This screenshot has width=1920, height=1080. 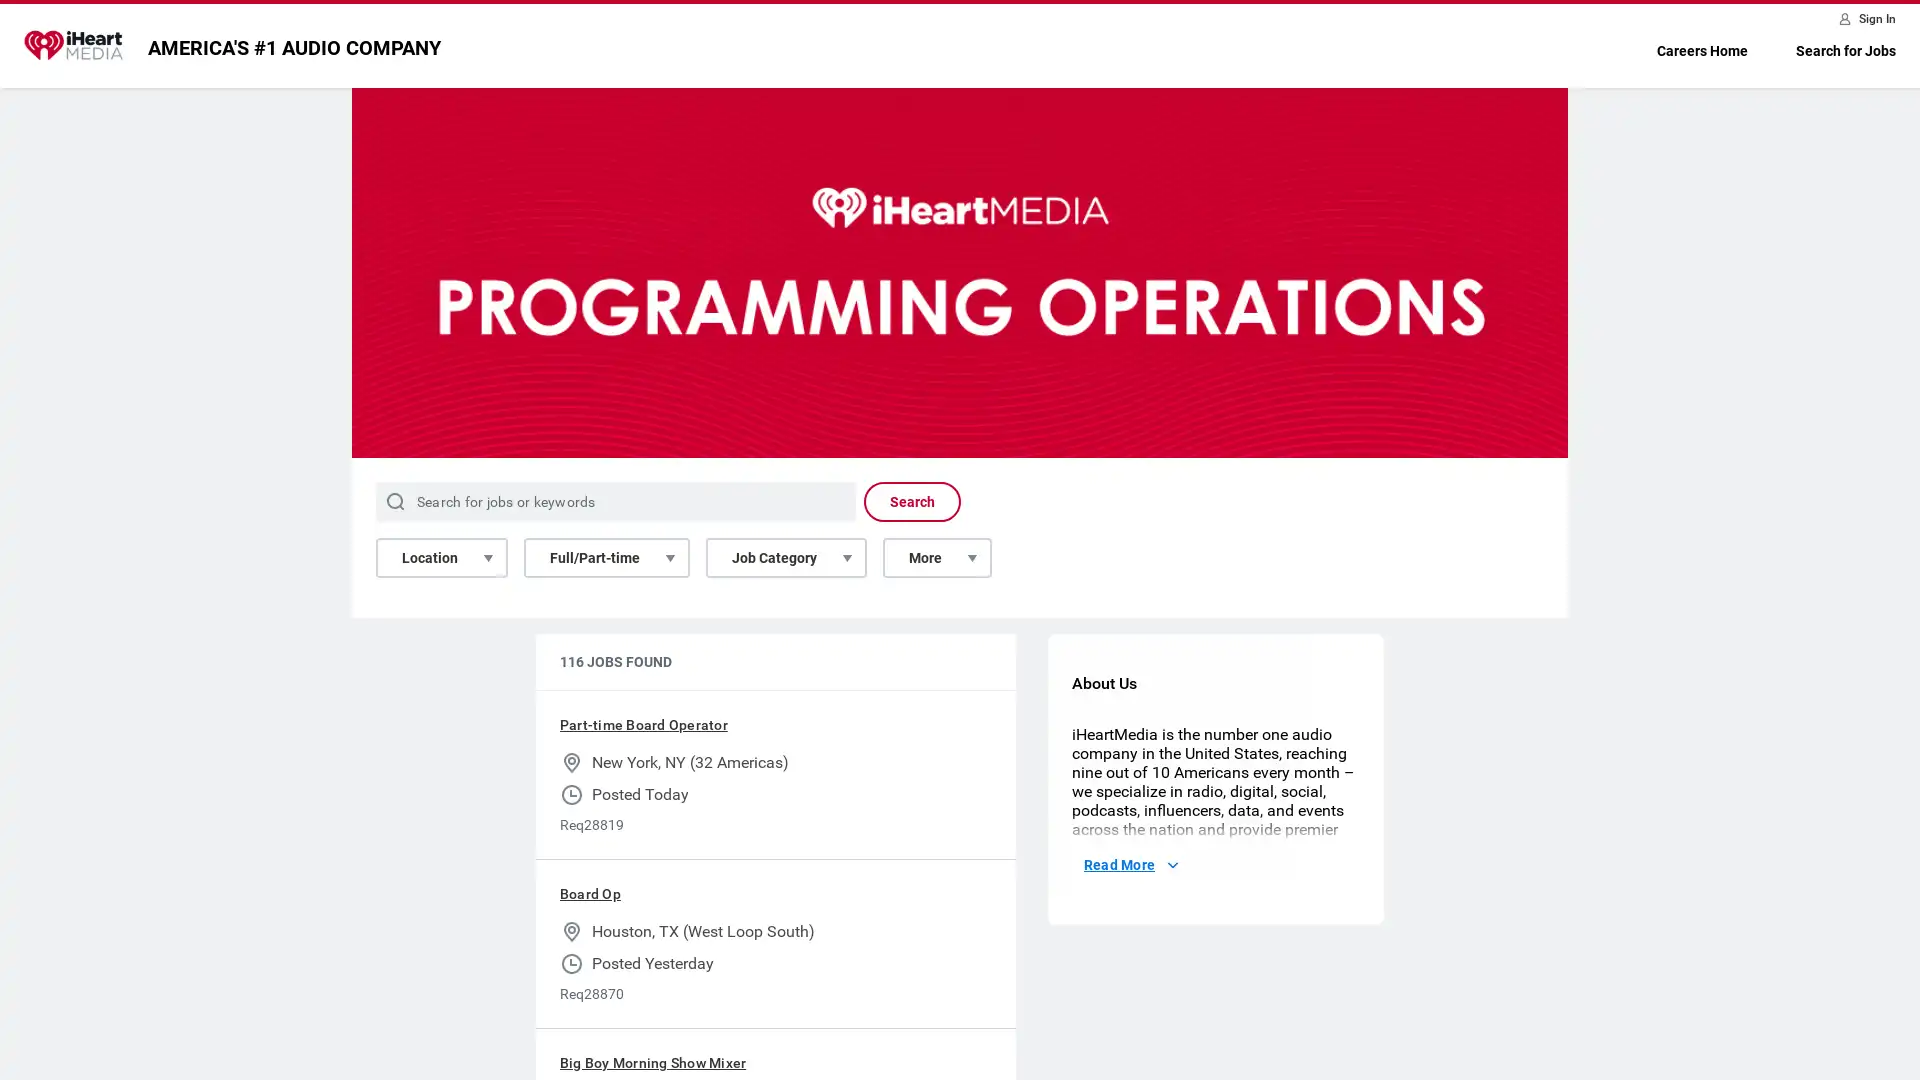 I want to click on Location, so click(x=440, y=558).